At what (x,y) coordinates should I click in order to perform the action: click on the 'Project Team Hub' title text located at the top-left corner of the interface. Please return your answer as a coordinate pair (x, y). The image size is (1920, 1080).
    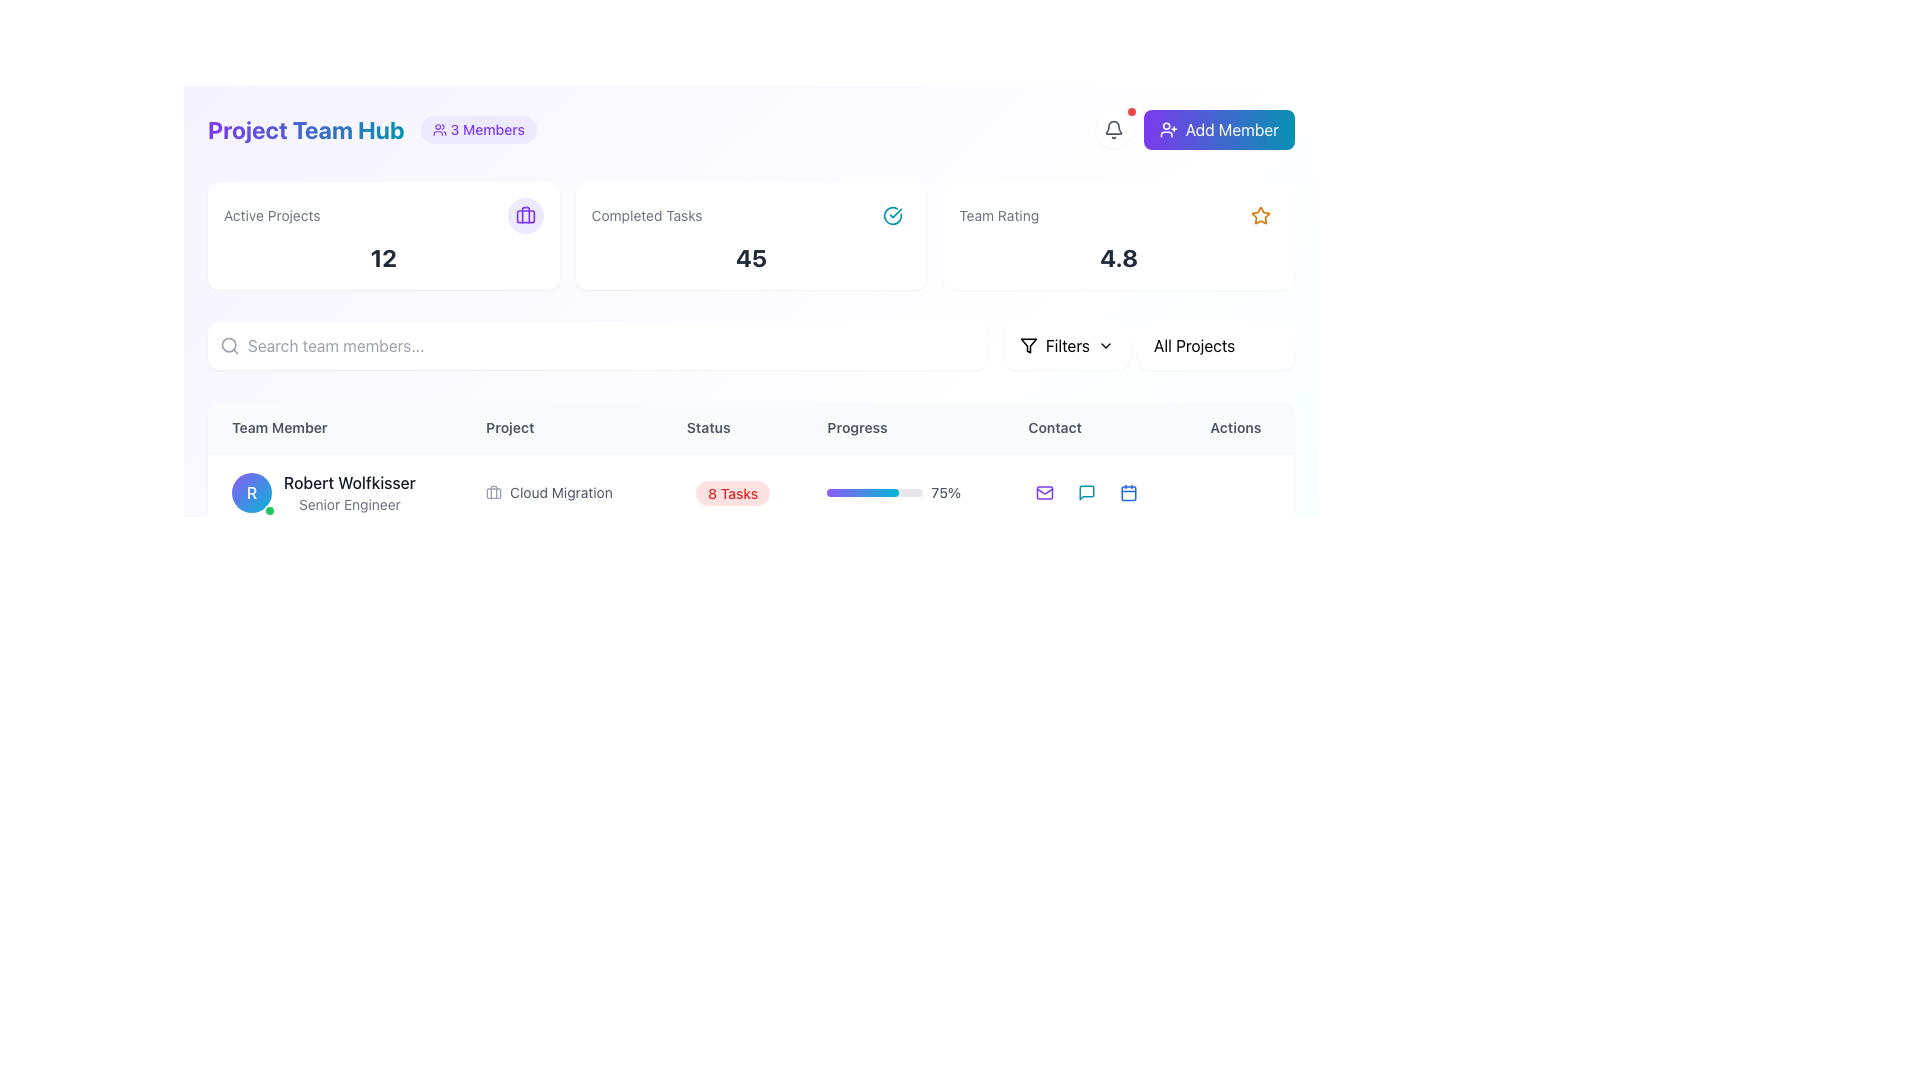
    Looking at the image, I should click on (305, 130).